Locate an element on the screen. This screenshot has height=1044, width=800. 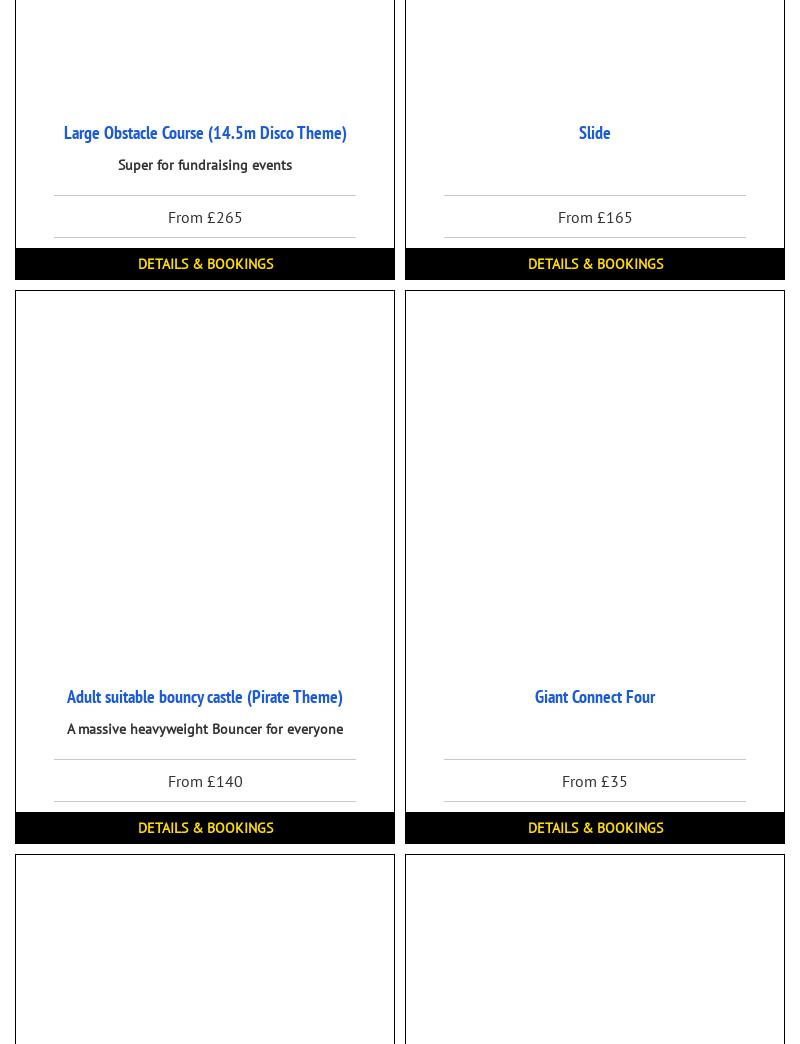
'From £265' is located at coordinates (204, 216).